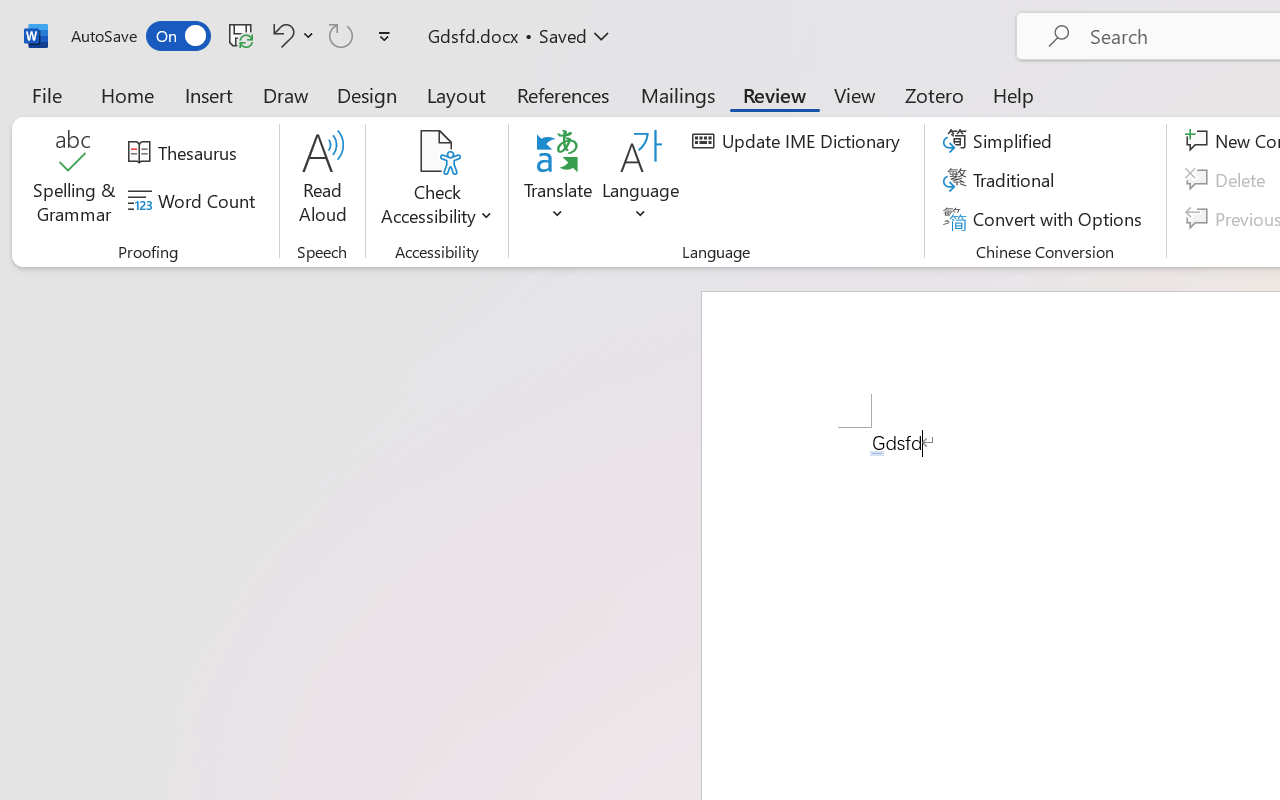  Describe the element at coordinates (1002, 179) in the screenshot. I see `'Traditional'` at that location.